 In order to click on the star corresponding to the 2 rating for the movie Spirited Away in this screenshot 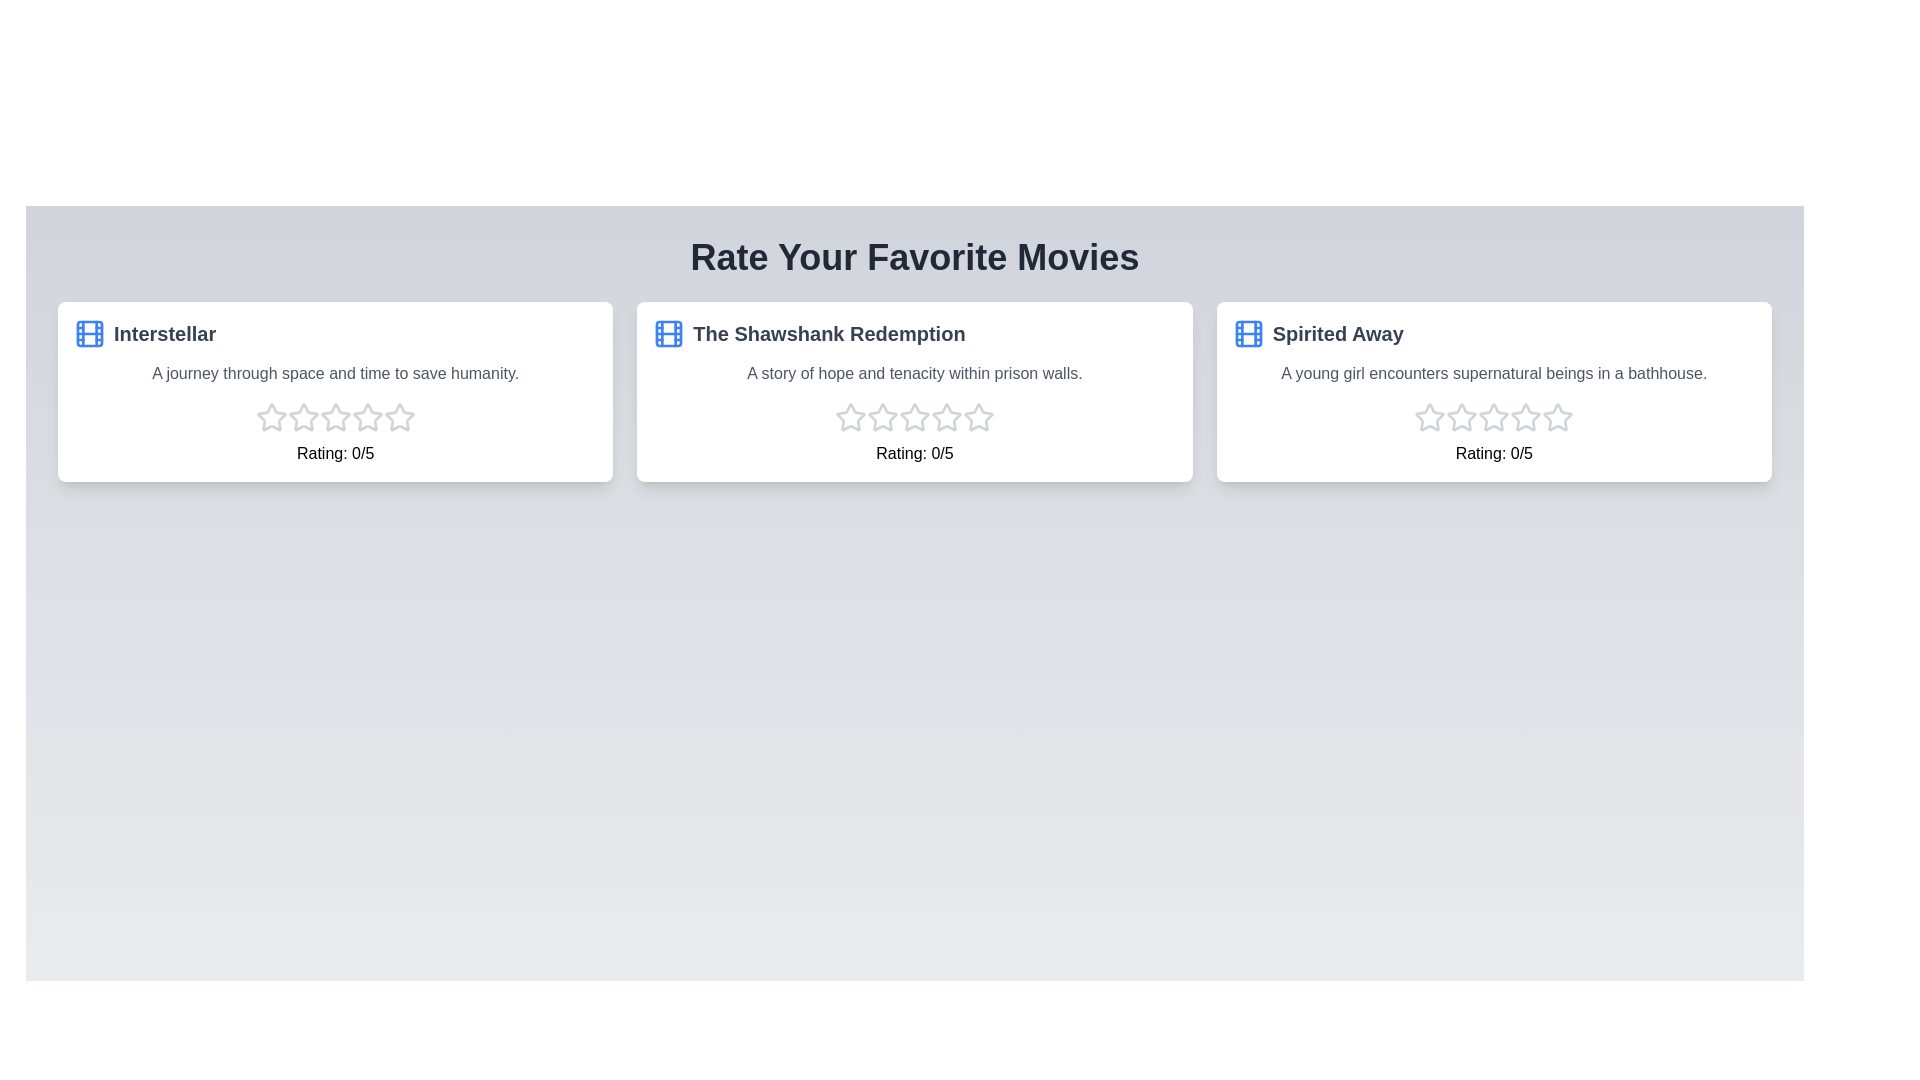, I will do `click(1462, 416)`.